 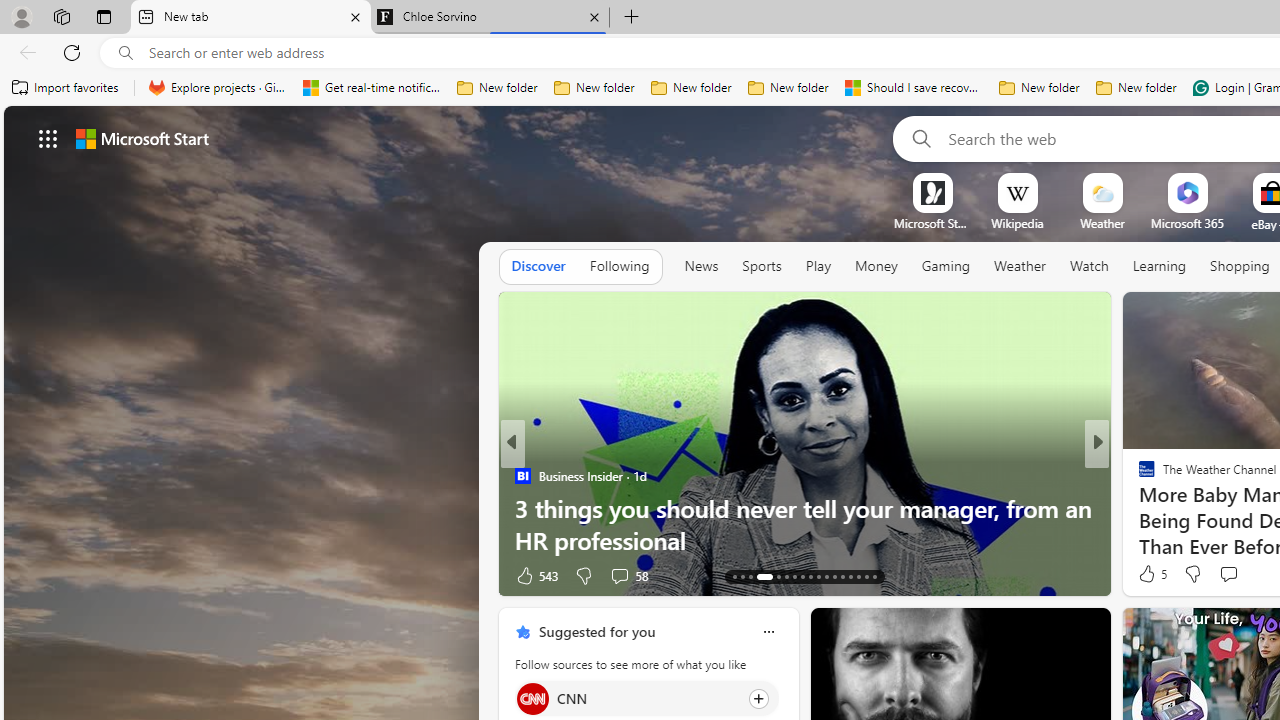 I want to click on 'News', so click(x=701, y=266).